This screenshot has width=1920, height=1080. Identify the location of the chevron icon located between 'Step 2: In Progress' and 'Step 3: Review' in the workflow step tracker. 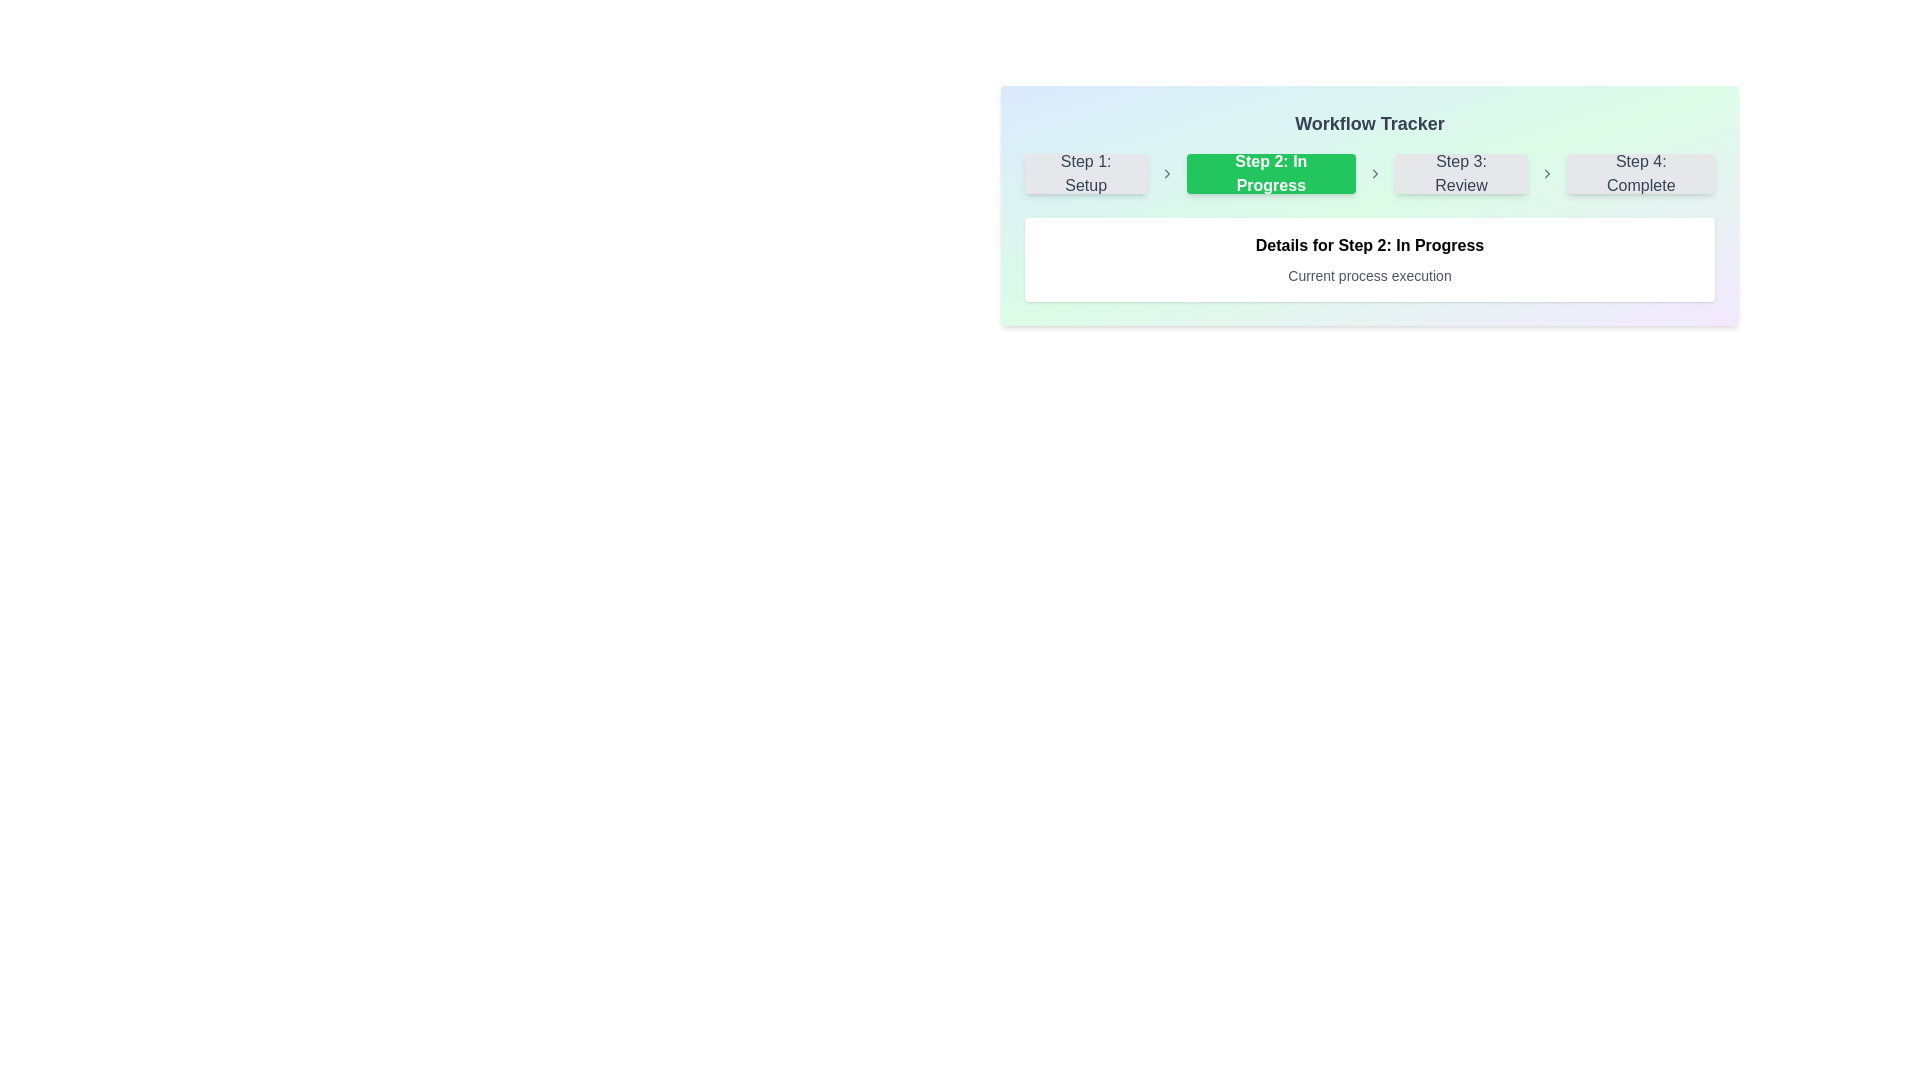
(1374, 172).